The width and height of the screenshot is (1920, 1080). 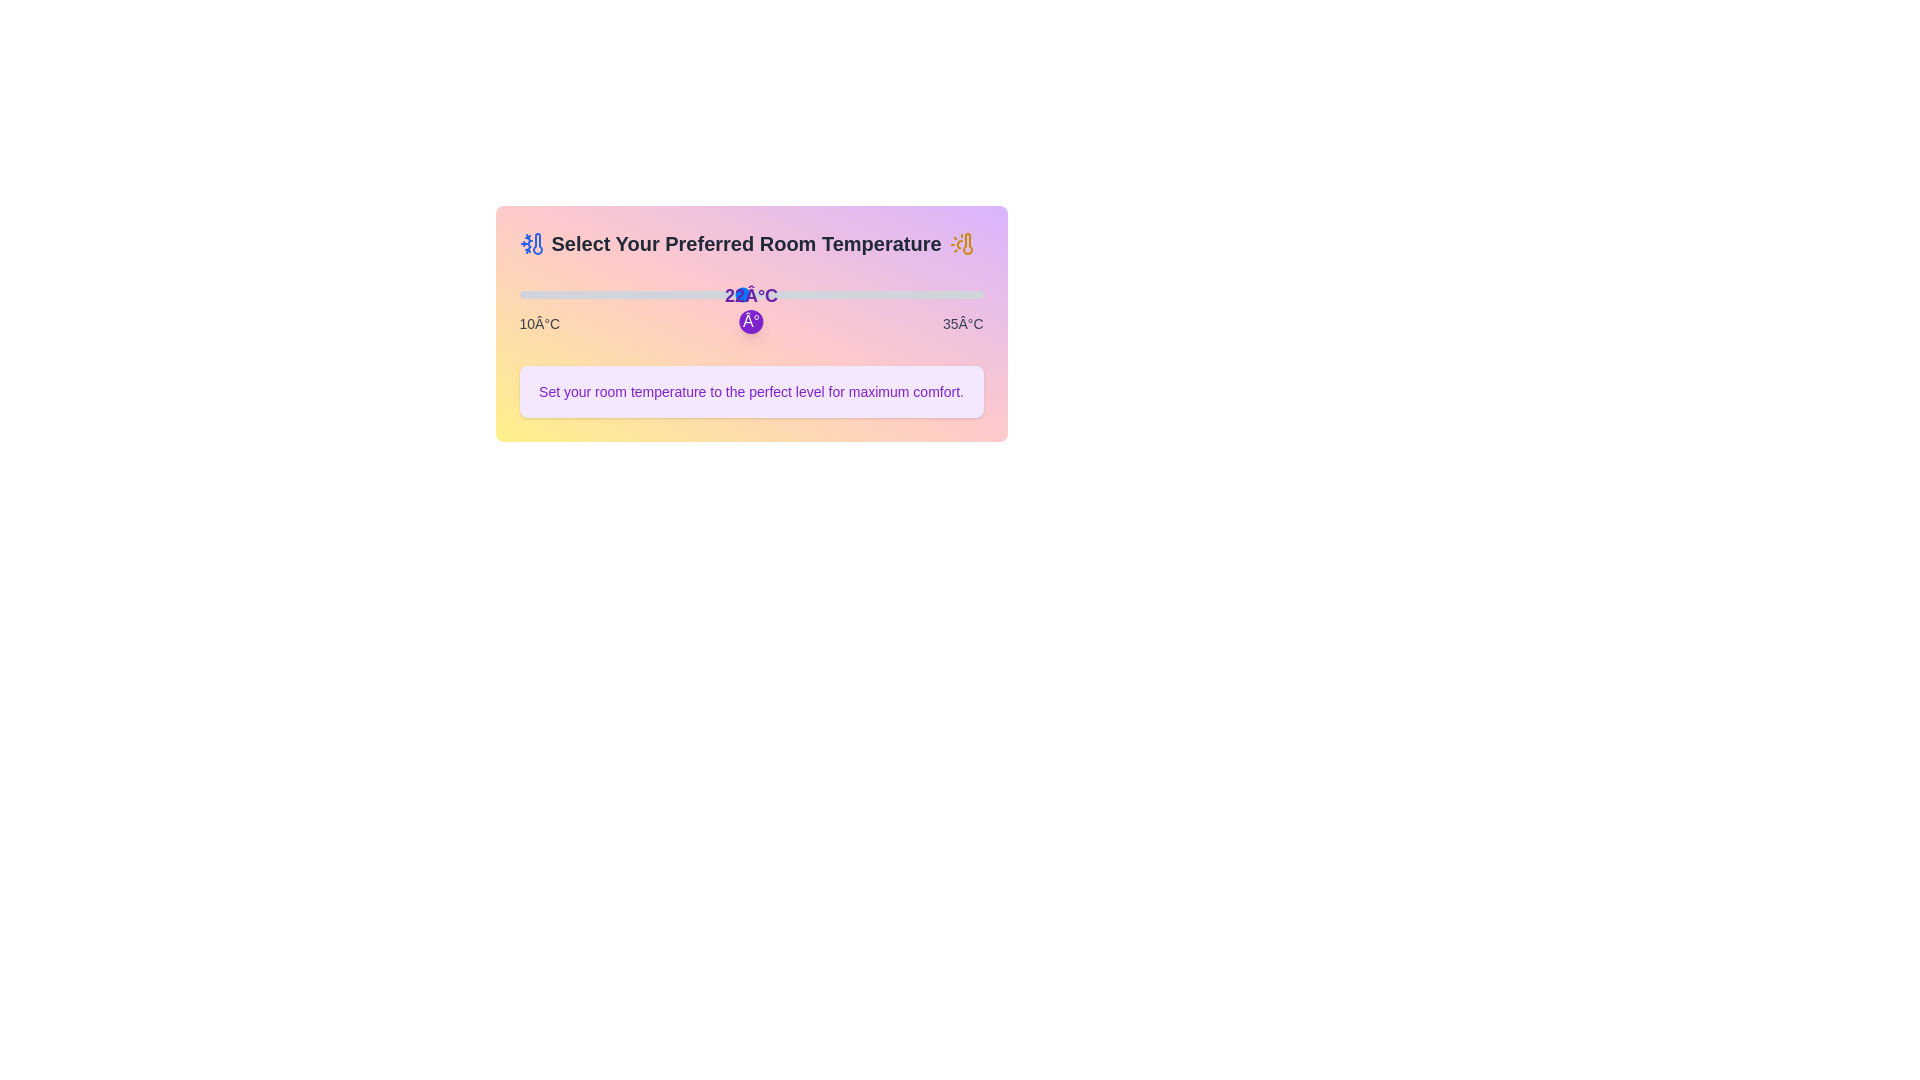 What do you see at coordinates (796, 294) in the screenshot?
I see `the temperature to 25°C by dragging the slider` at bounding box center [796, 294].